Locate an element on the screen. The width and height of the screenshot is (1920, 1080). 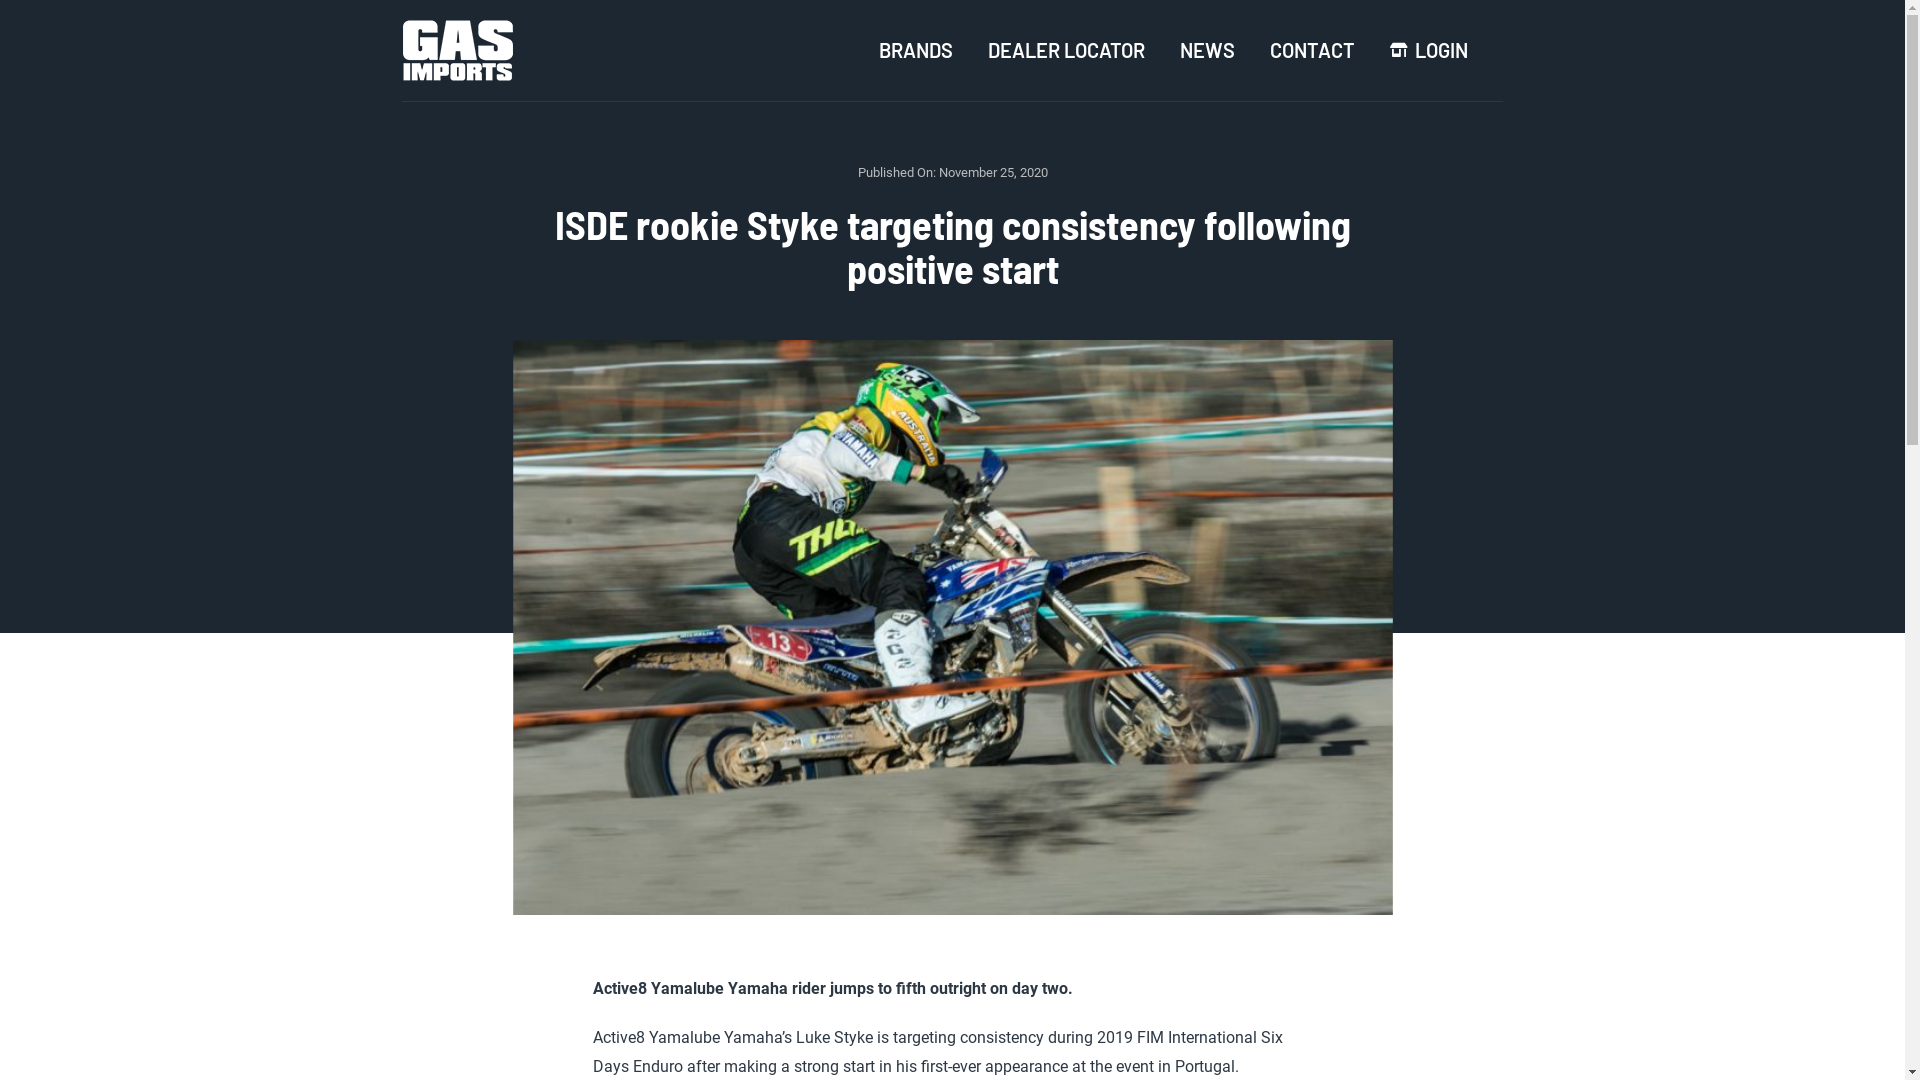
'CONTACT' is located at coordinates (1312, 49).